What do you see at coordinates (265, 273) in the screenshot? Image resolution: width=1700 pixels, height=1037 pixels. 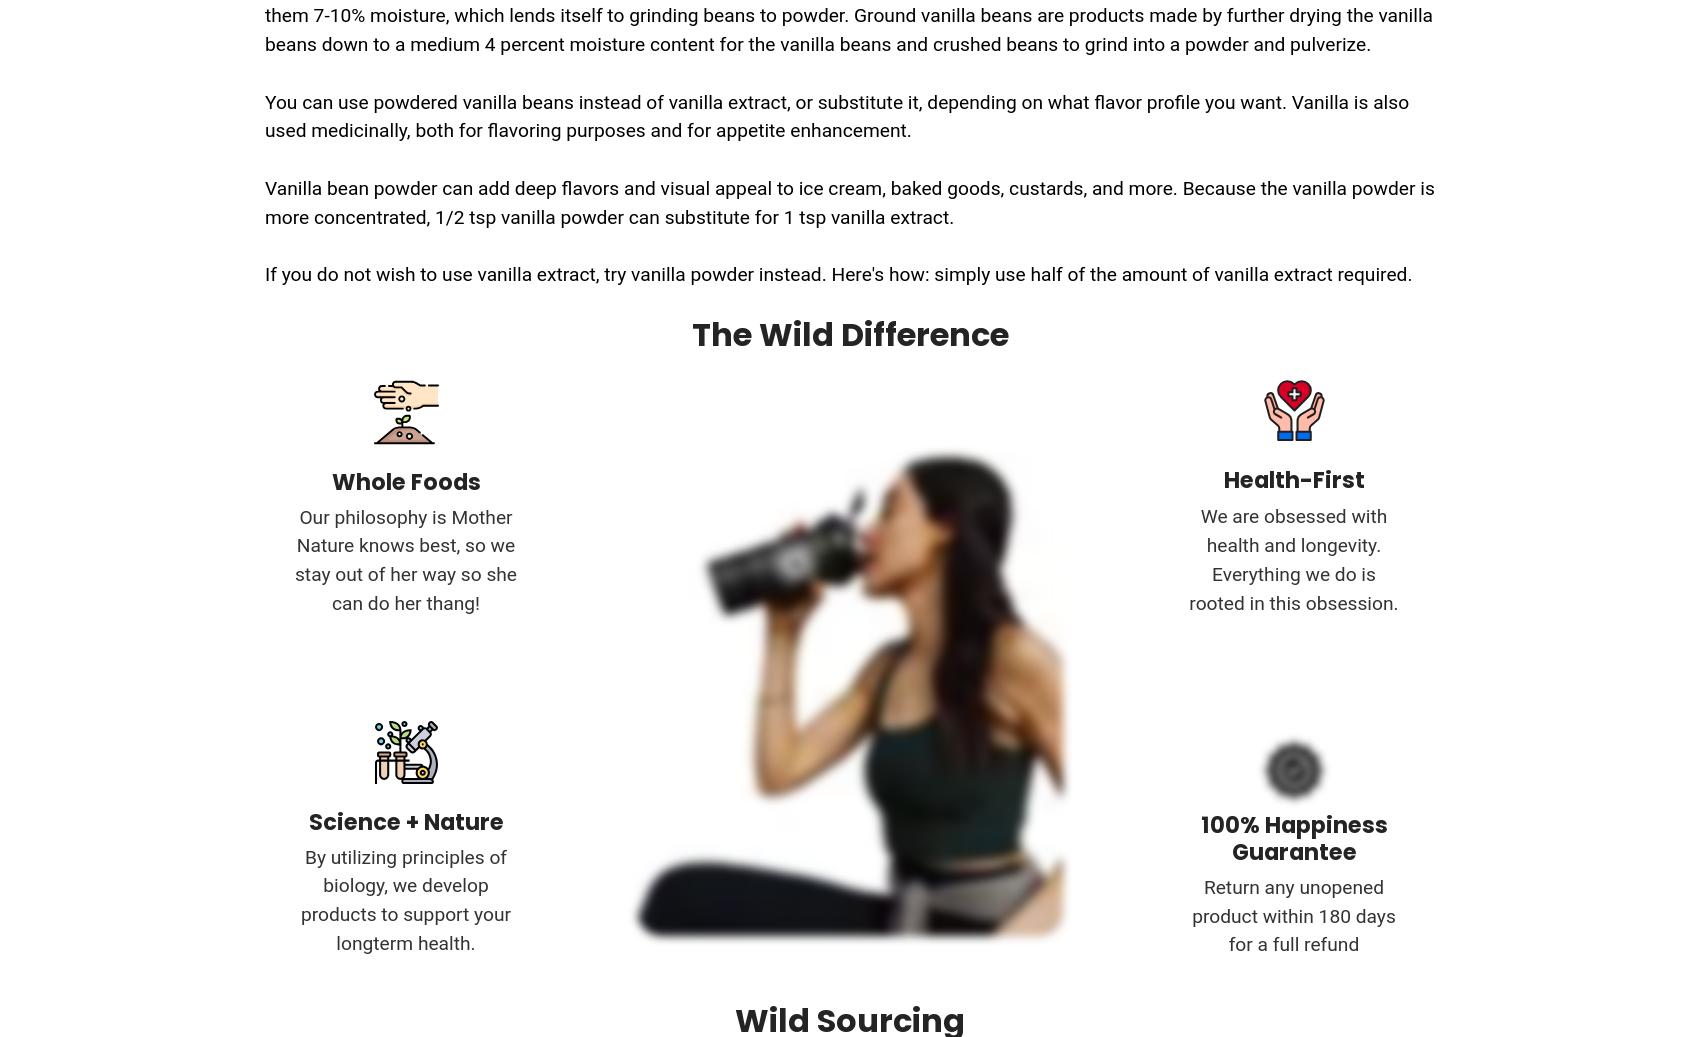 I see `'If you do not wish to use vanilla extract, try vanilla powder instead. Here's how: simply use half of the amount of vanilla extract required.'` at bounding box center [265, 273].